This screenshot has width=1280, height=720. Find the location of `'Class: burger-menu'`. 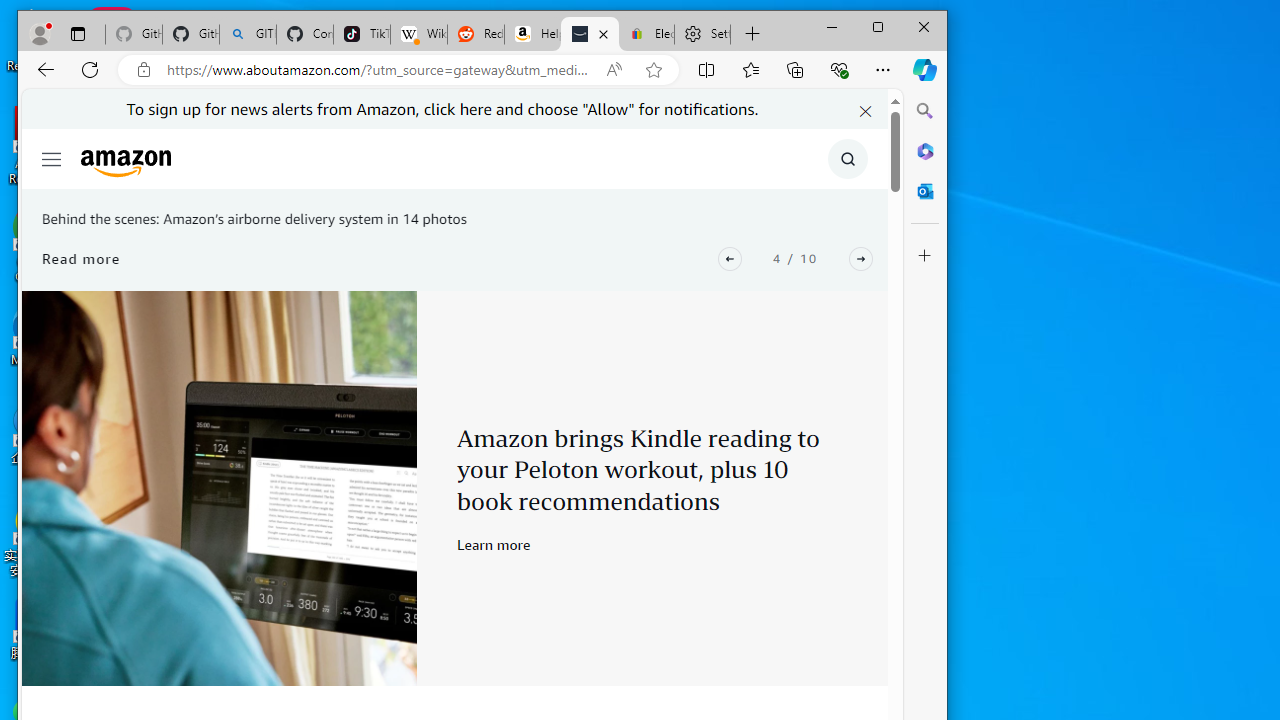

'Class: burger-menu' is located at coordinates (51, 158).